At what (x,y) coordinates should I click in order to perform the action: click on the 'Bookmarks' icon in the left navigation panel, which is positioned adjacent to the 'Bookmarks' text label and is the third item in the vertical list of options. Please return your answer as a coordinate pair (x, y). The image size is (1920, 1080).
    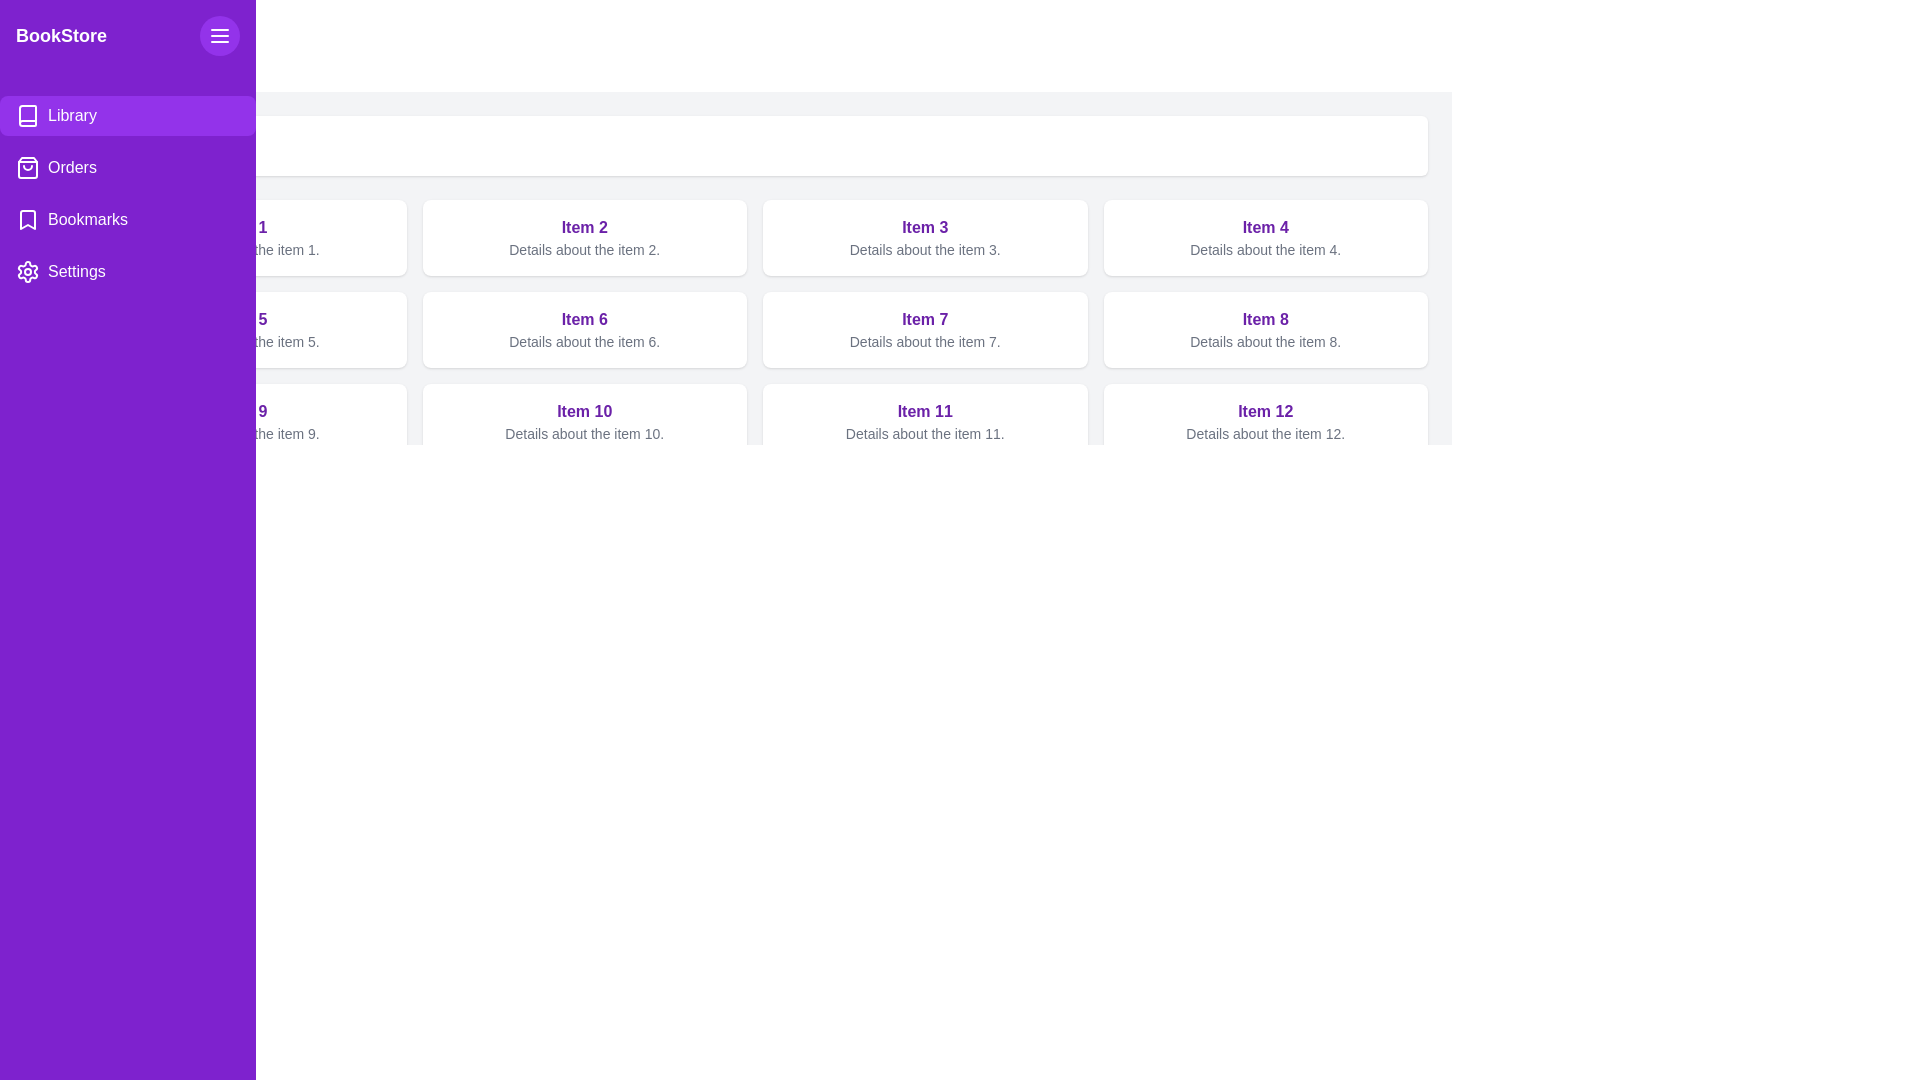
    Looking at the image, I should click on (28, 219).